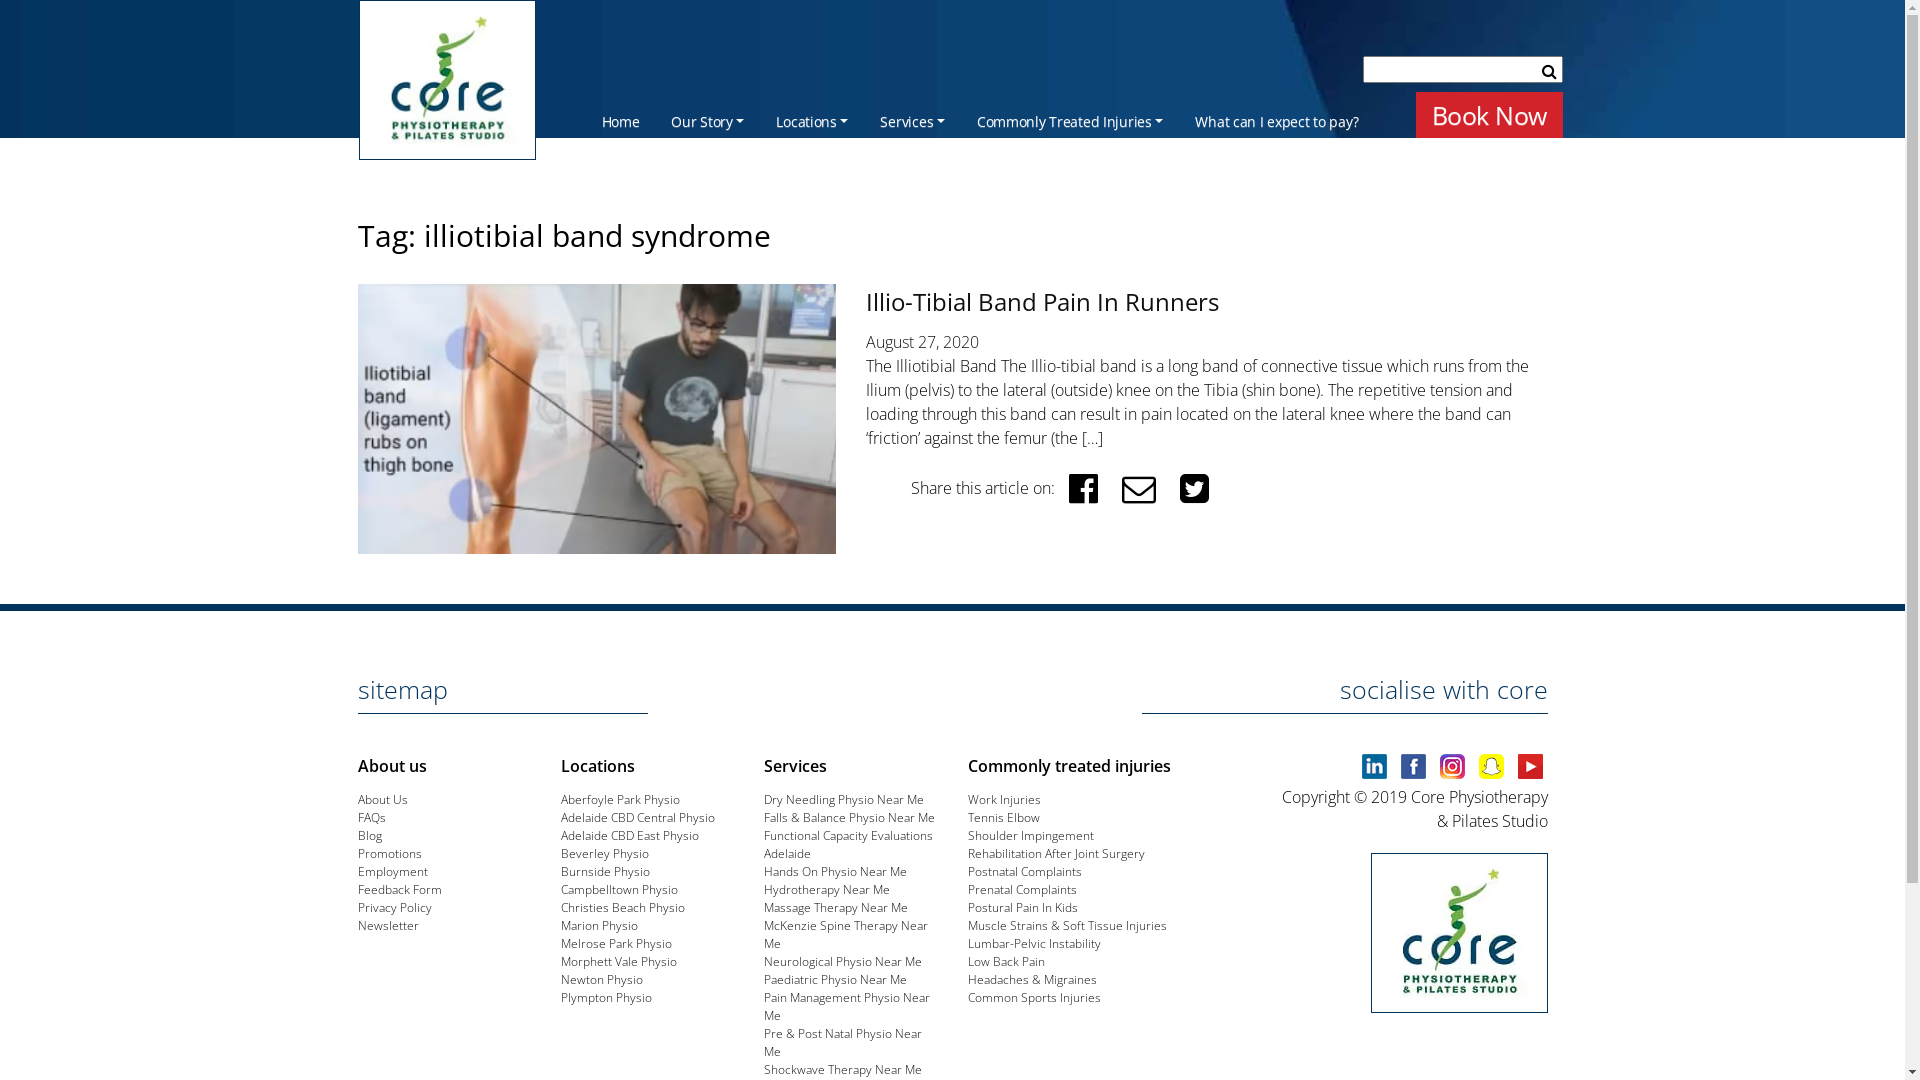 The width and height of the screenshot is (1920, 1080). I want to click on 'Home', so click(619, 120).